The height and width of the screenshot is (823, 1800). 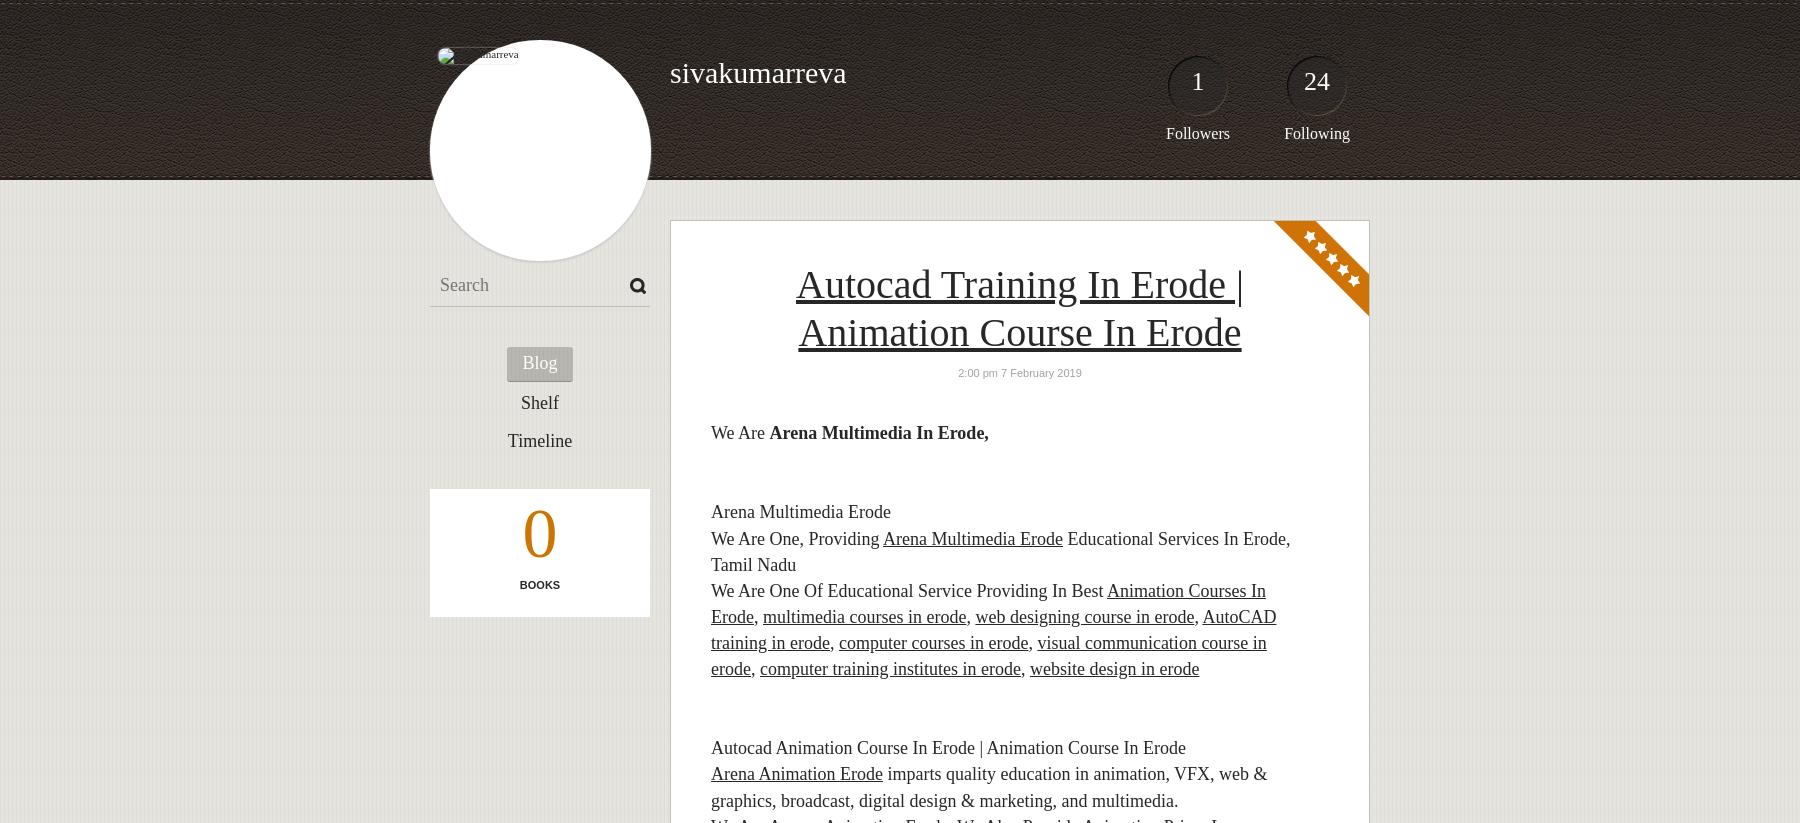 What do you see at coordinates (797, 536) in the screenshot?
I see `'We Are One, Providing'` at bounding box center [797, 536].